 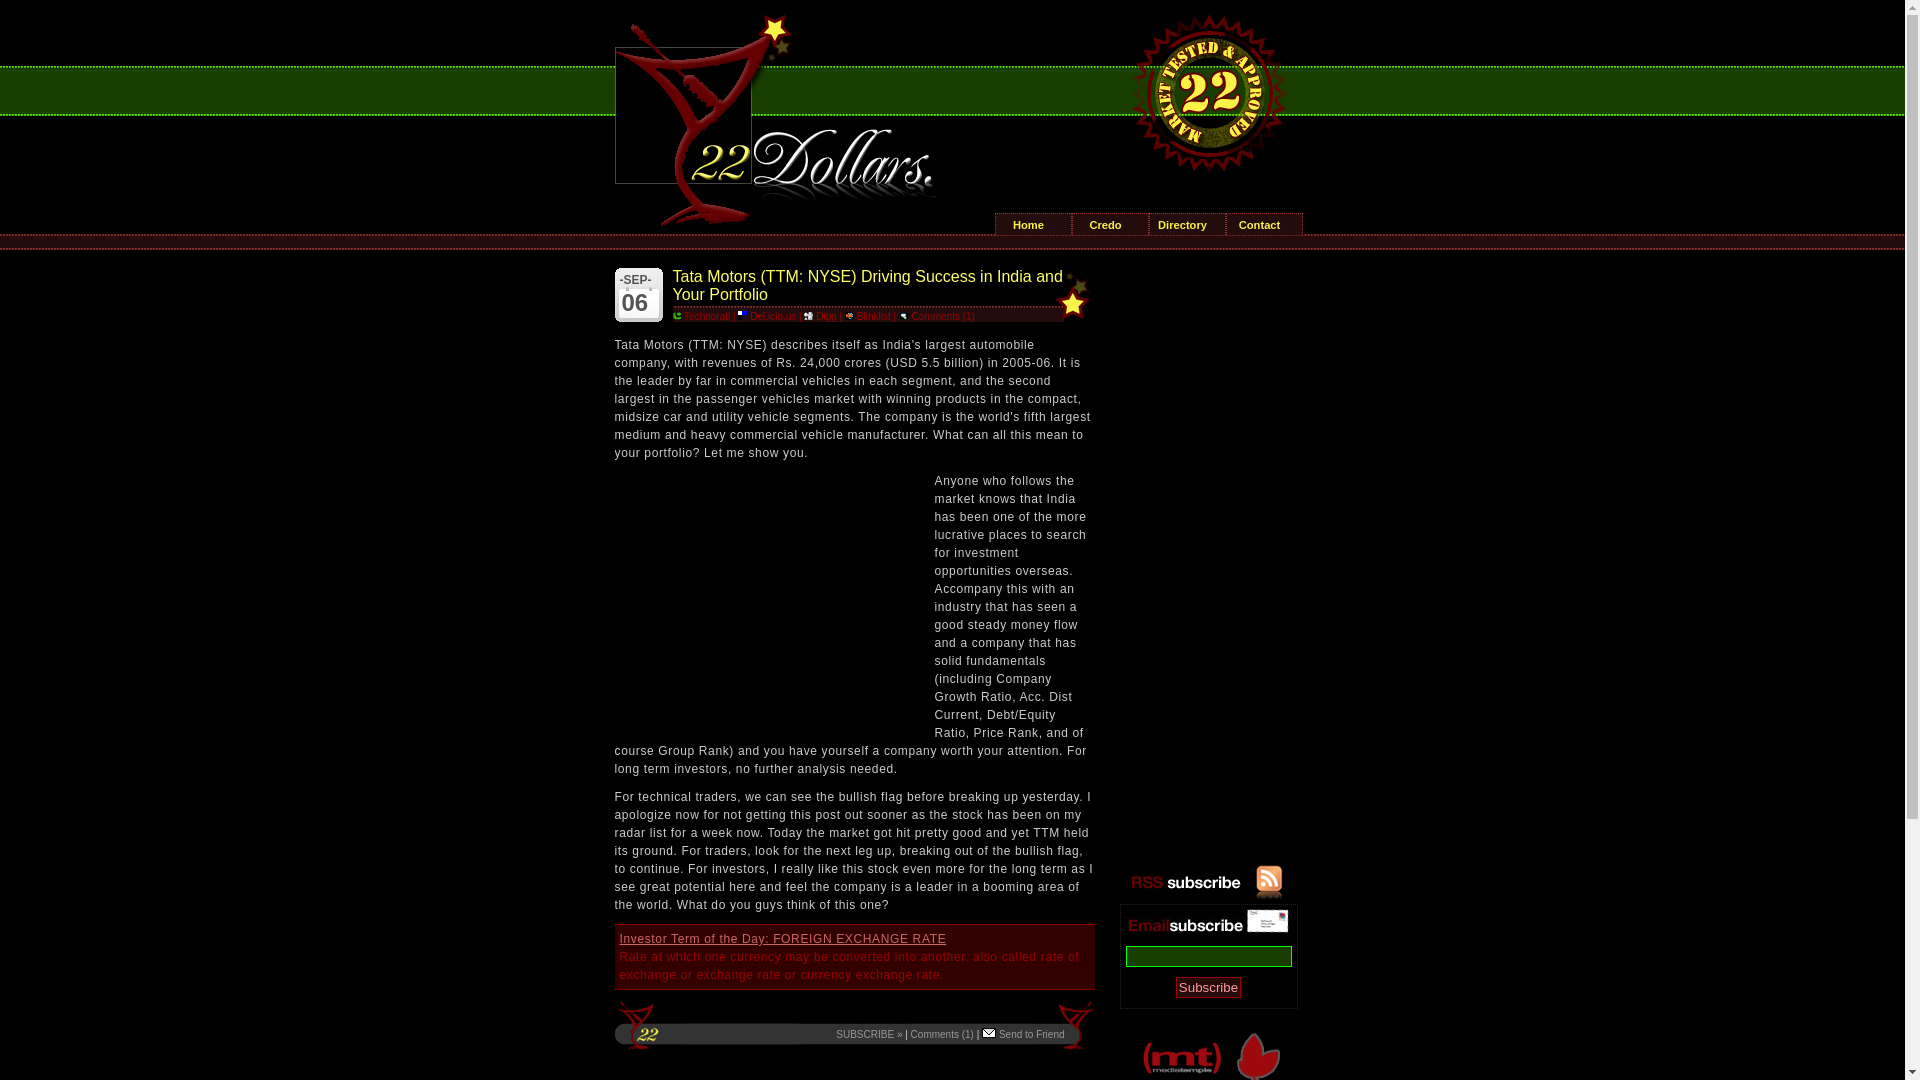 What do you see at coordinates (1207, 986) in the screenshot?
I see `'Subscribe'` at bounding box center [1207, 986].